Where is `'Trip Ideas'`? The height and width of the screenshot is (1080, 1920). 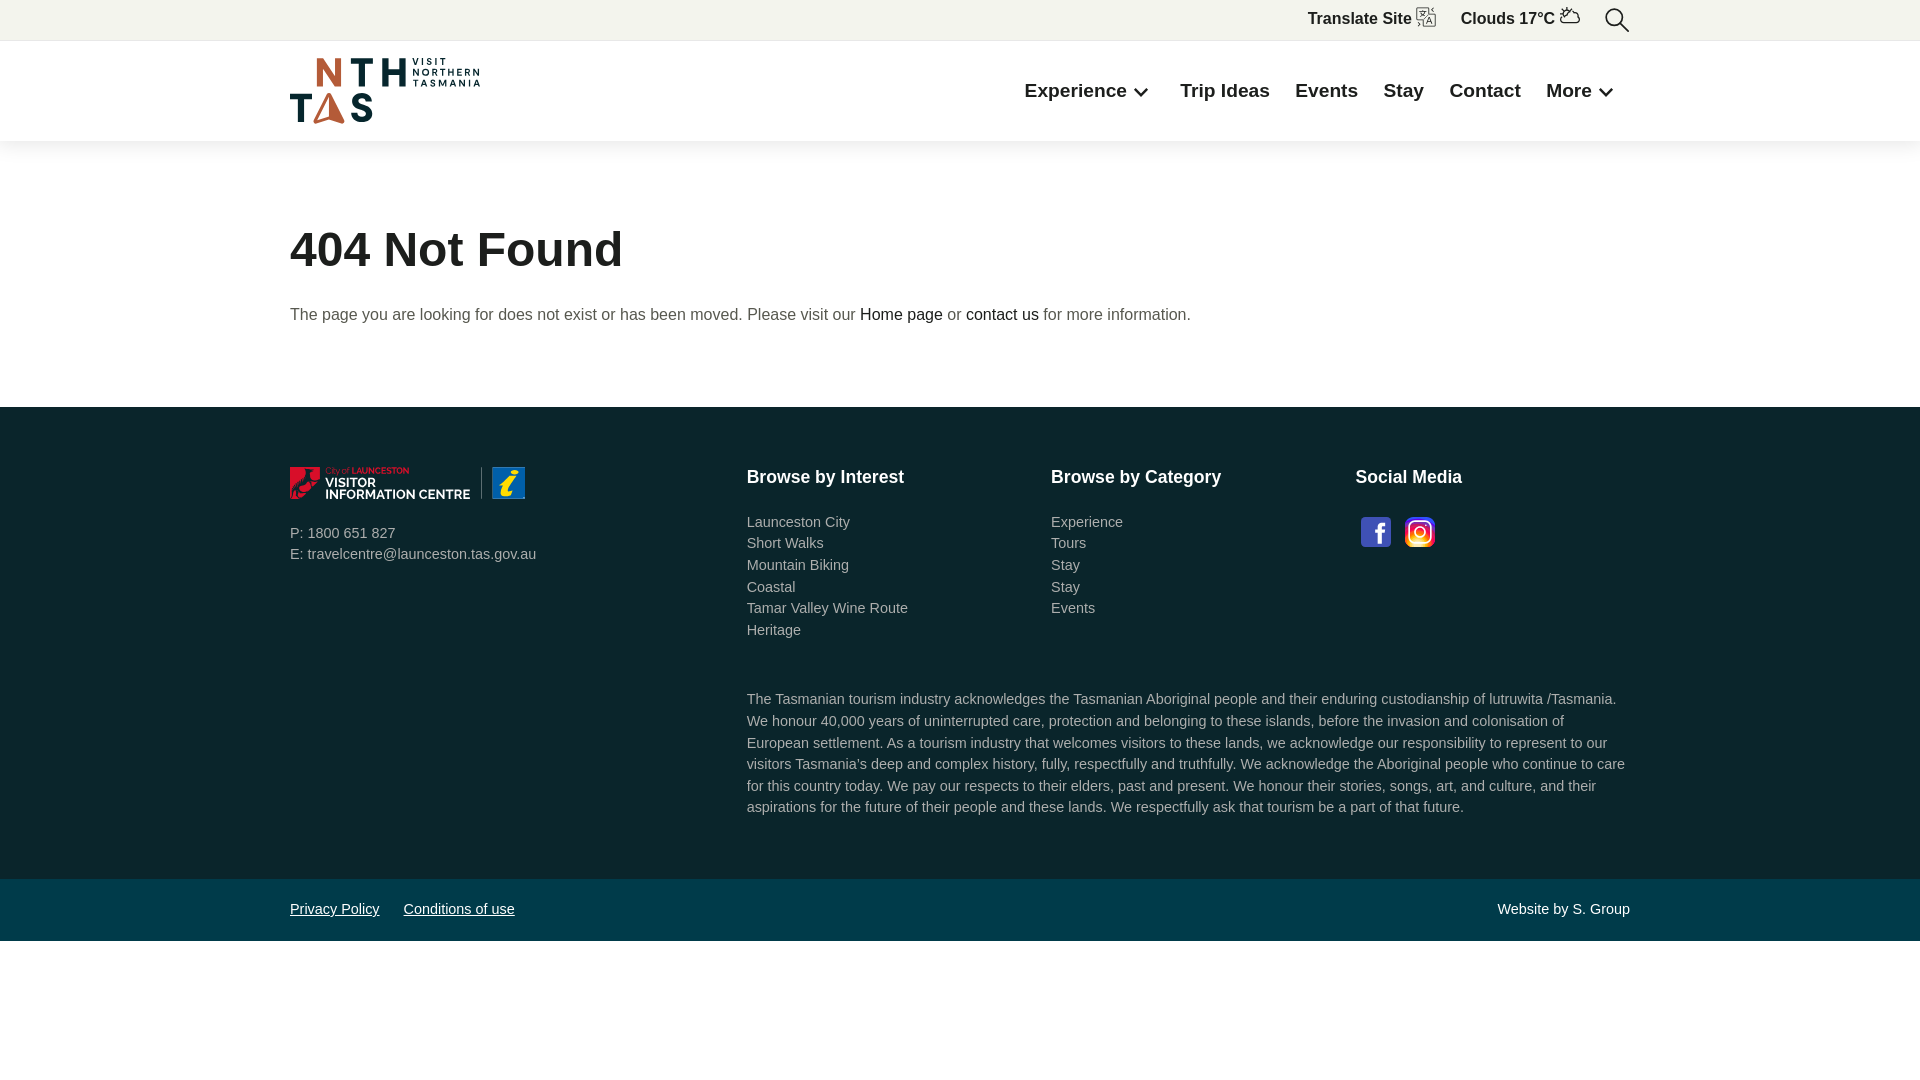 'Trip Ideas' is located at coordinates (1223, 91).